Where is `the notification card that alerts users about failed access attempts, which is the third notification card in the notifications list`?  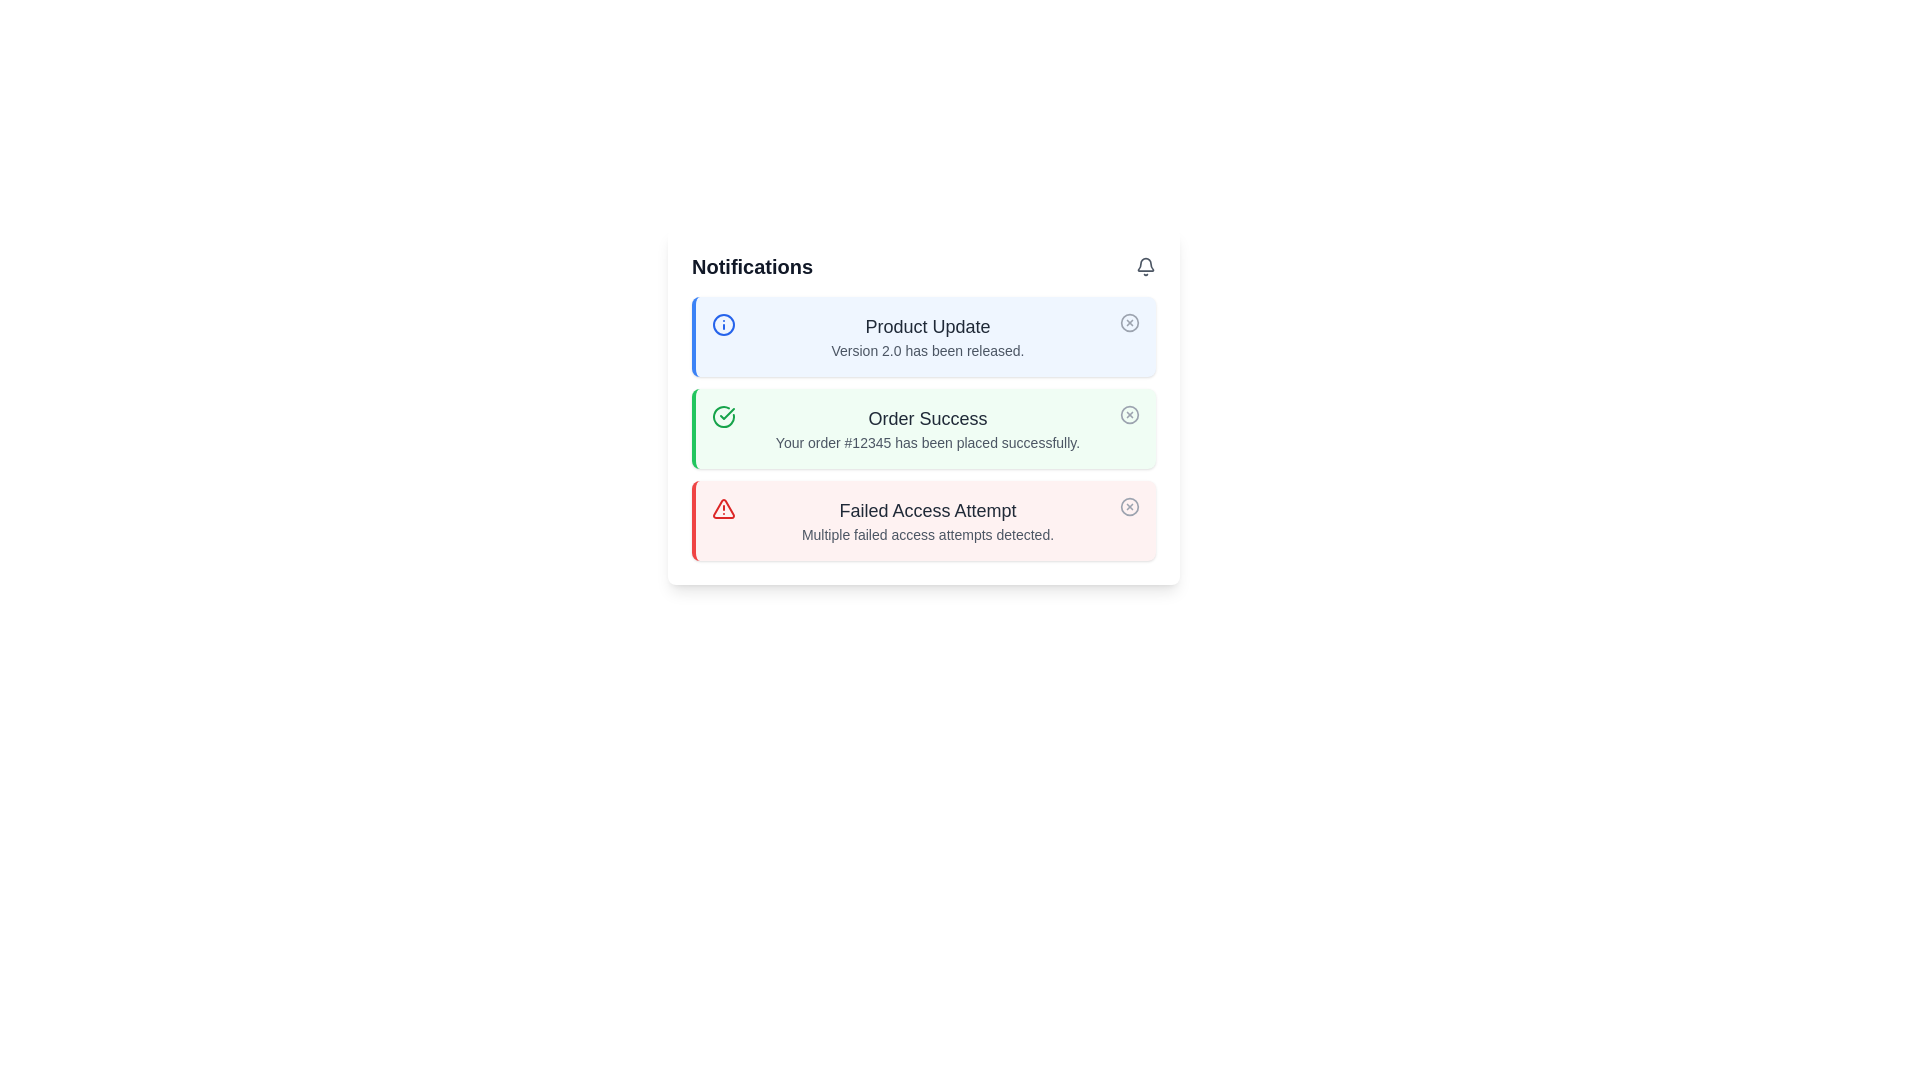
the notification card that alerts users about failed access attempts, which is the third notification card in the notifications list is located at coordinates (926, 519).